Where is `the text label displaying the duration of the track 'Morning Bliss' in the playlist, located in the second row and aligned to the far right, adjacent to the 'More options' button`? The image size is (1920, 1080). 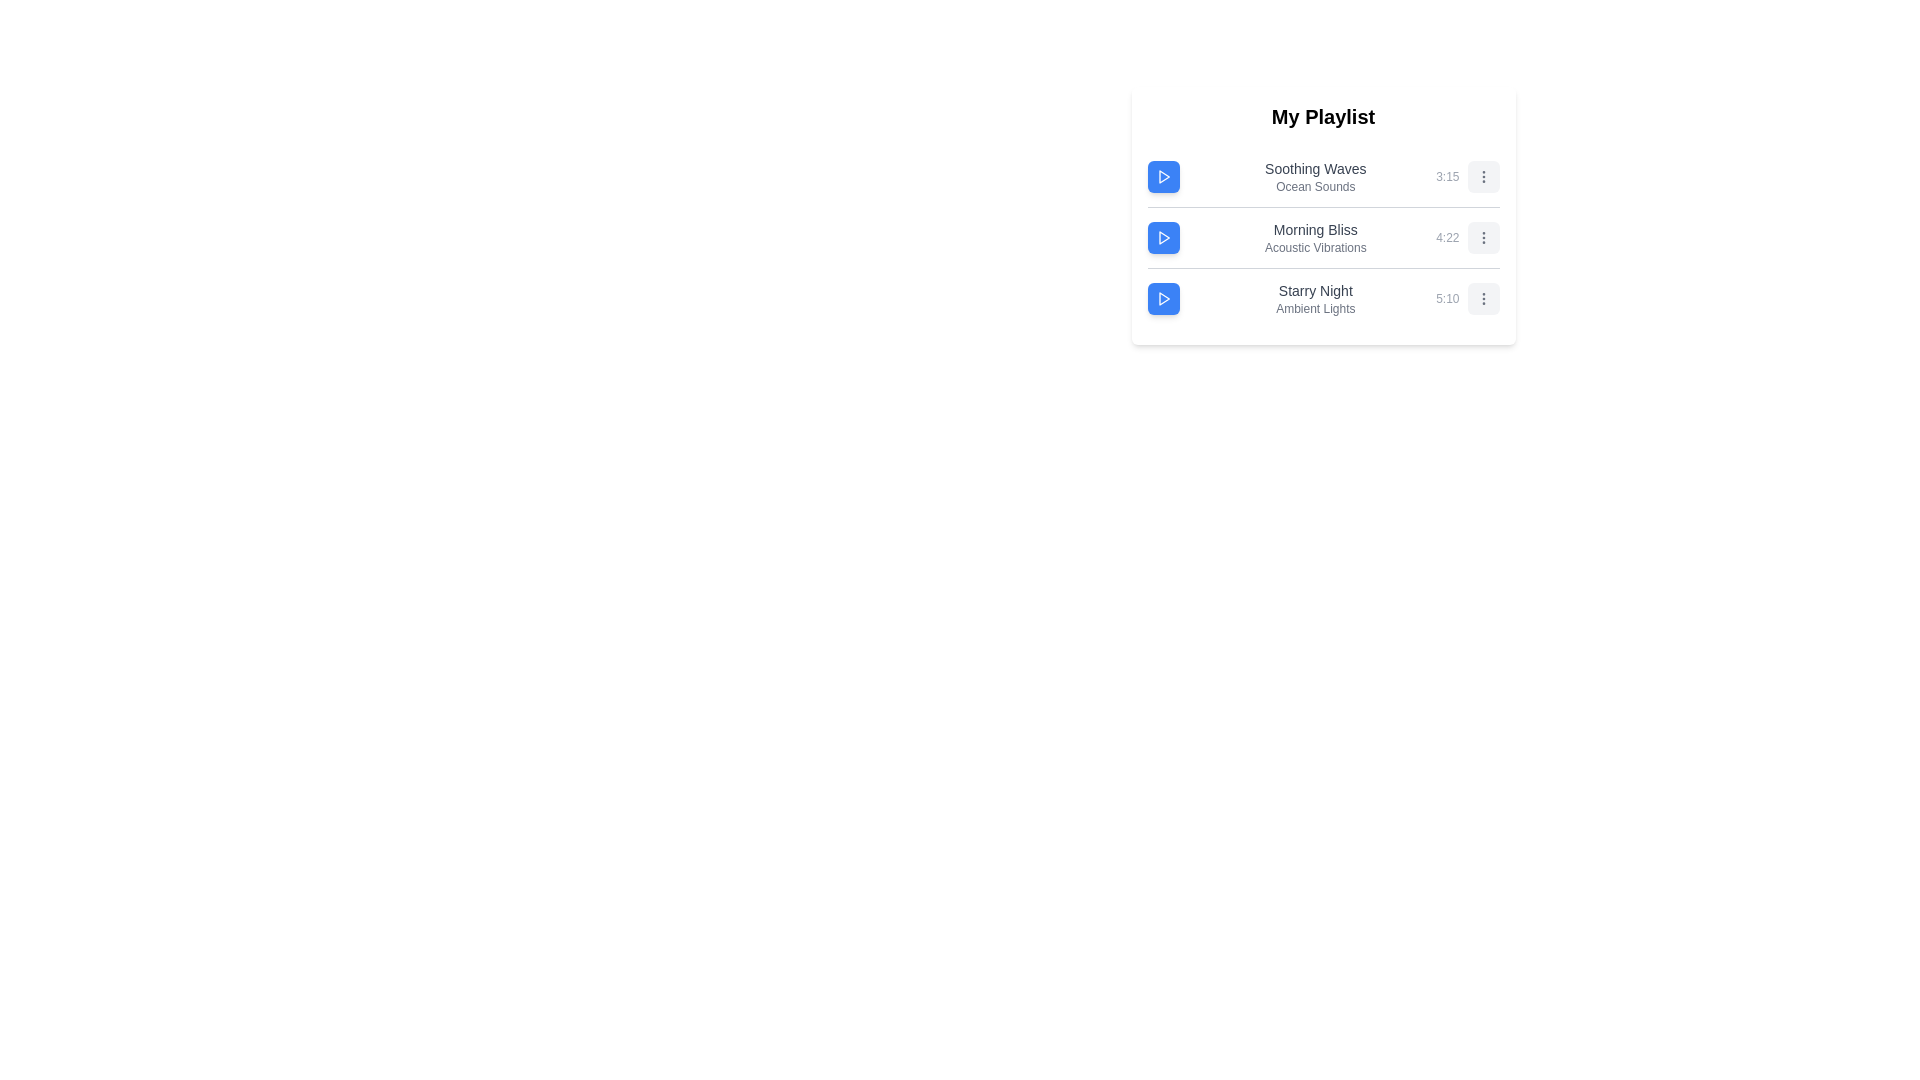
the text label displaying the duration of the track 'Morning Bliss' in the playlist, located in the second row and aligned to the far right, adjacent to the 'More options' button is located at coordinates (1447, 237).